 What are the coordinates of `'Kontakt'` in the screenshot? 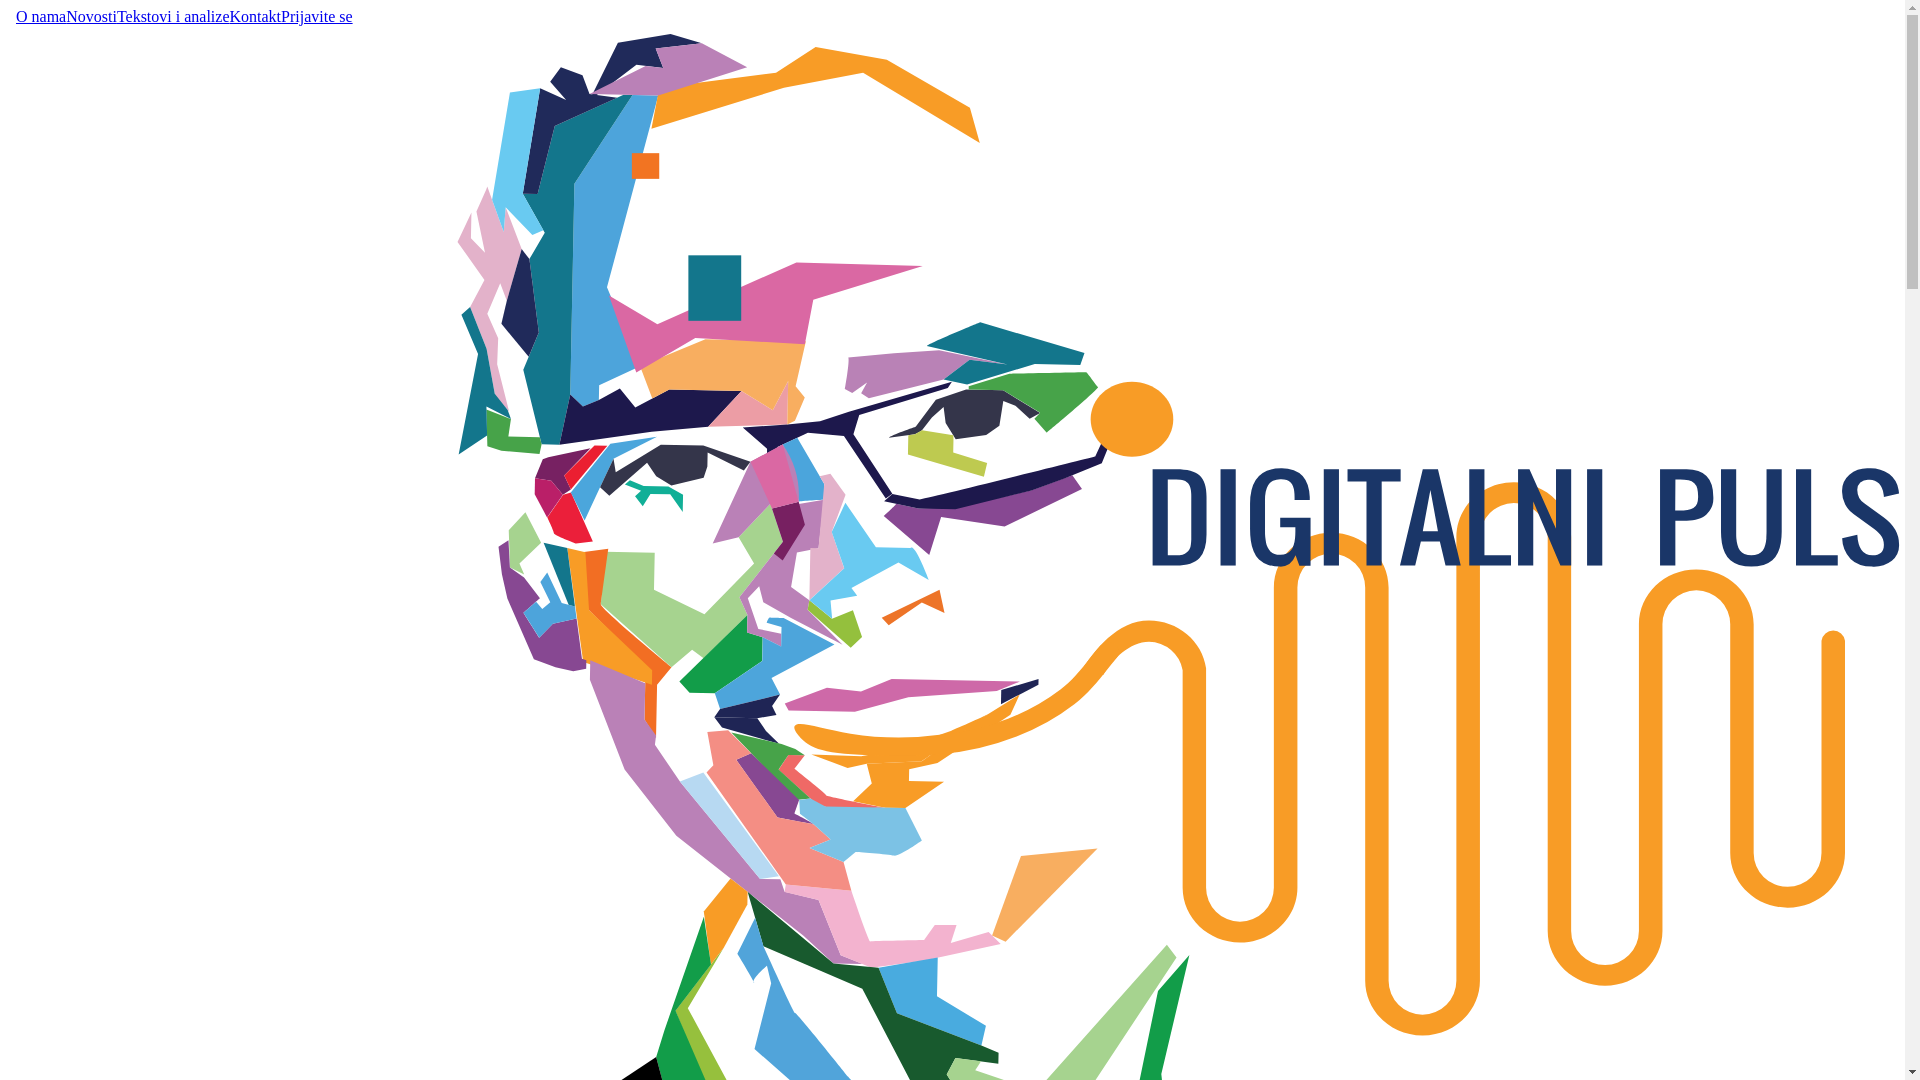 It's located at (254, 16).